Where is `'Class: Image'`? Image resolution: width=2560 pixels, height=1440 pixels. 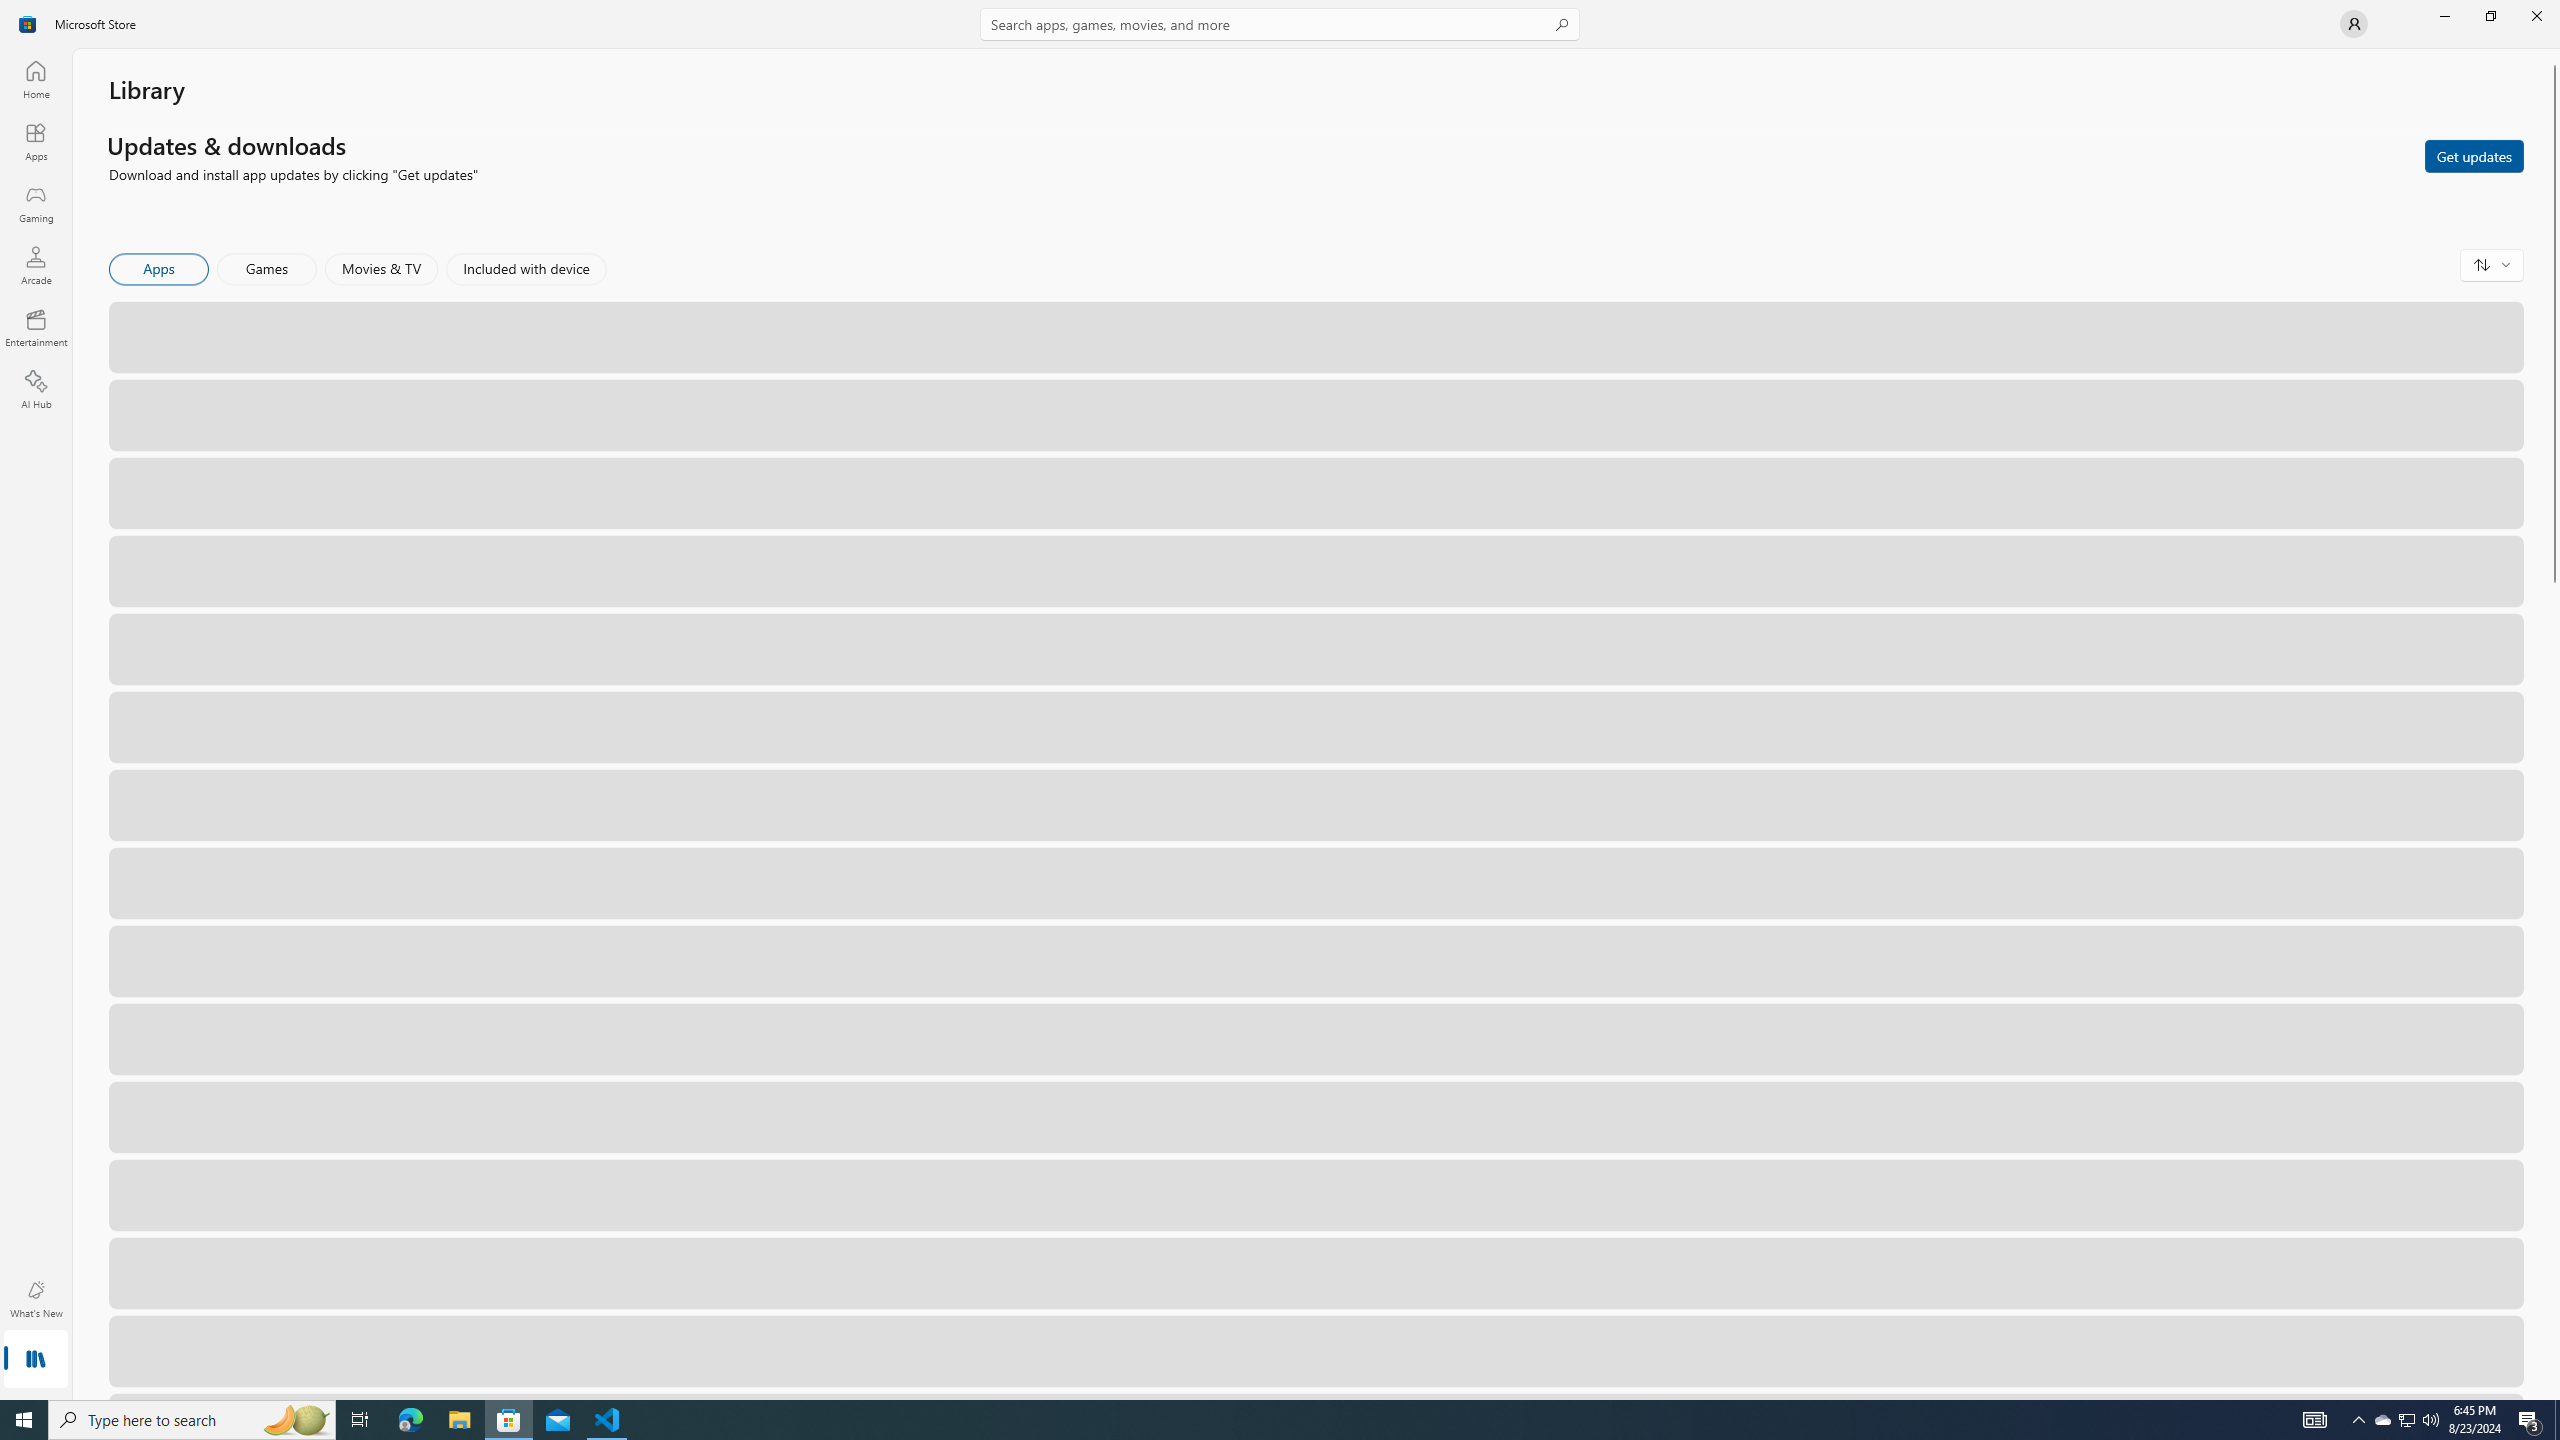
'Class: Image' is located at coordinates (28, 22).